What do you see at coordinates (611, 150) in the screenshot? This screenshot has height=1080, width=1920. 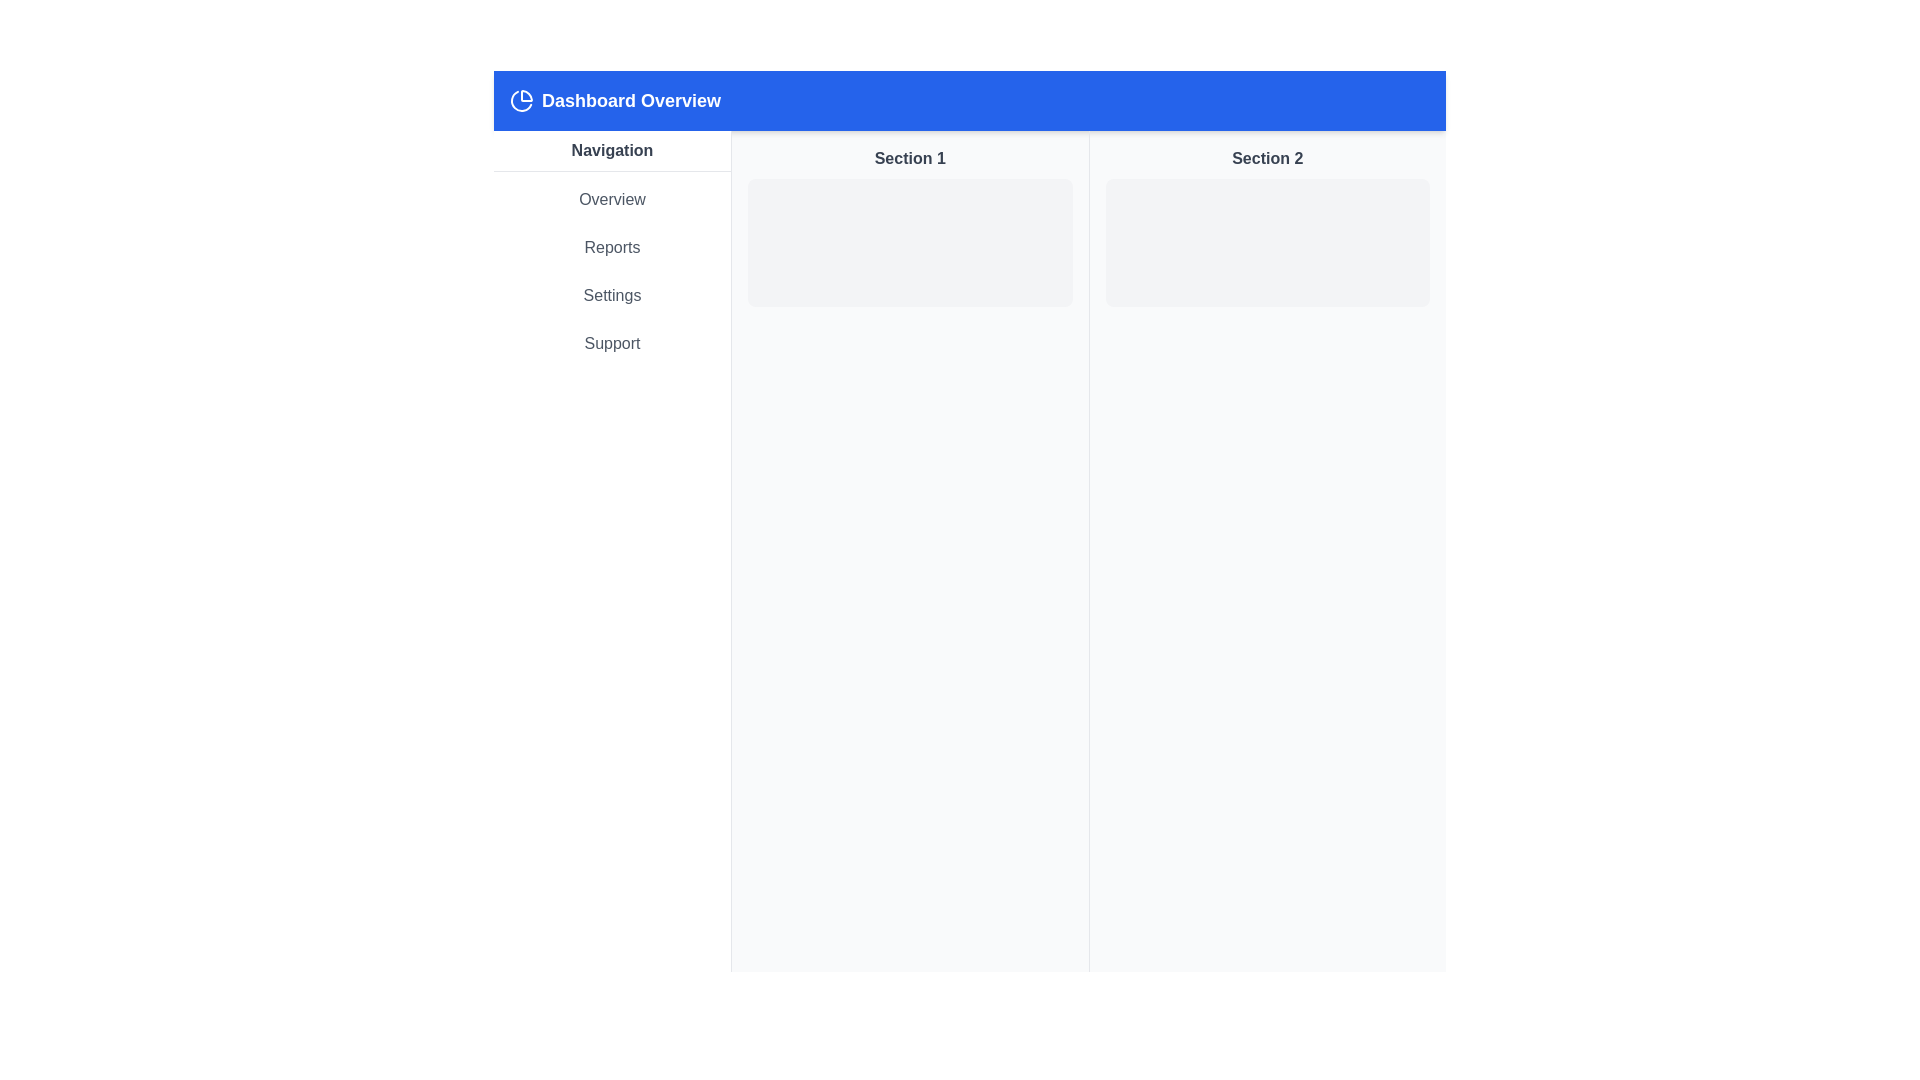 I see `the bold title labeled 'Navigation' with a gray font color located at the top of the left sidebar` at bounding box center [611, 150].